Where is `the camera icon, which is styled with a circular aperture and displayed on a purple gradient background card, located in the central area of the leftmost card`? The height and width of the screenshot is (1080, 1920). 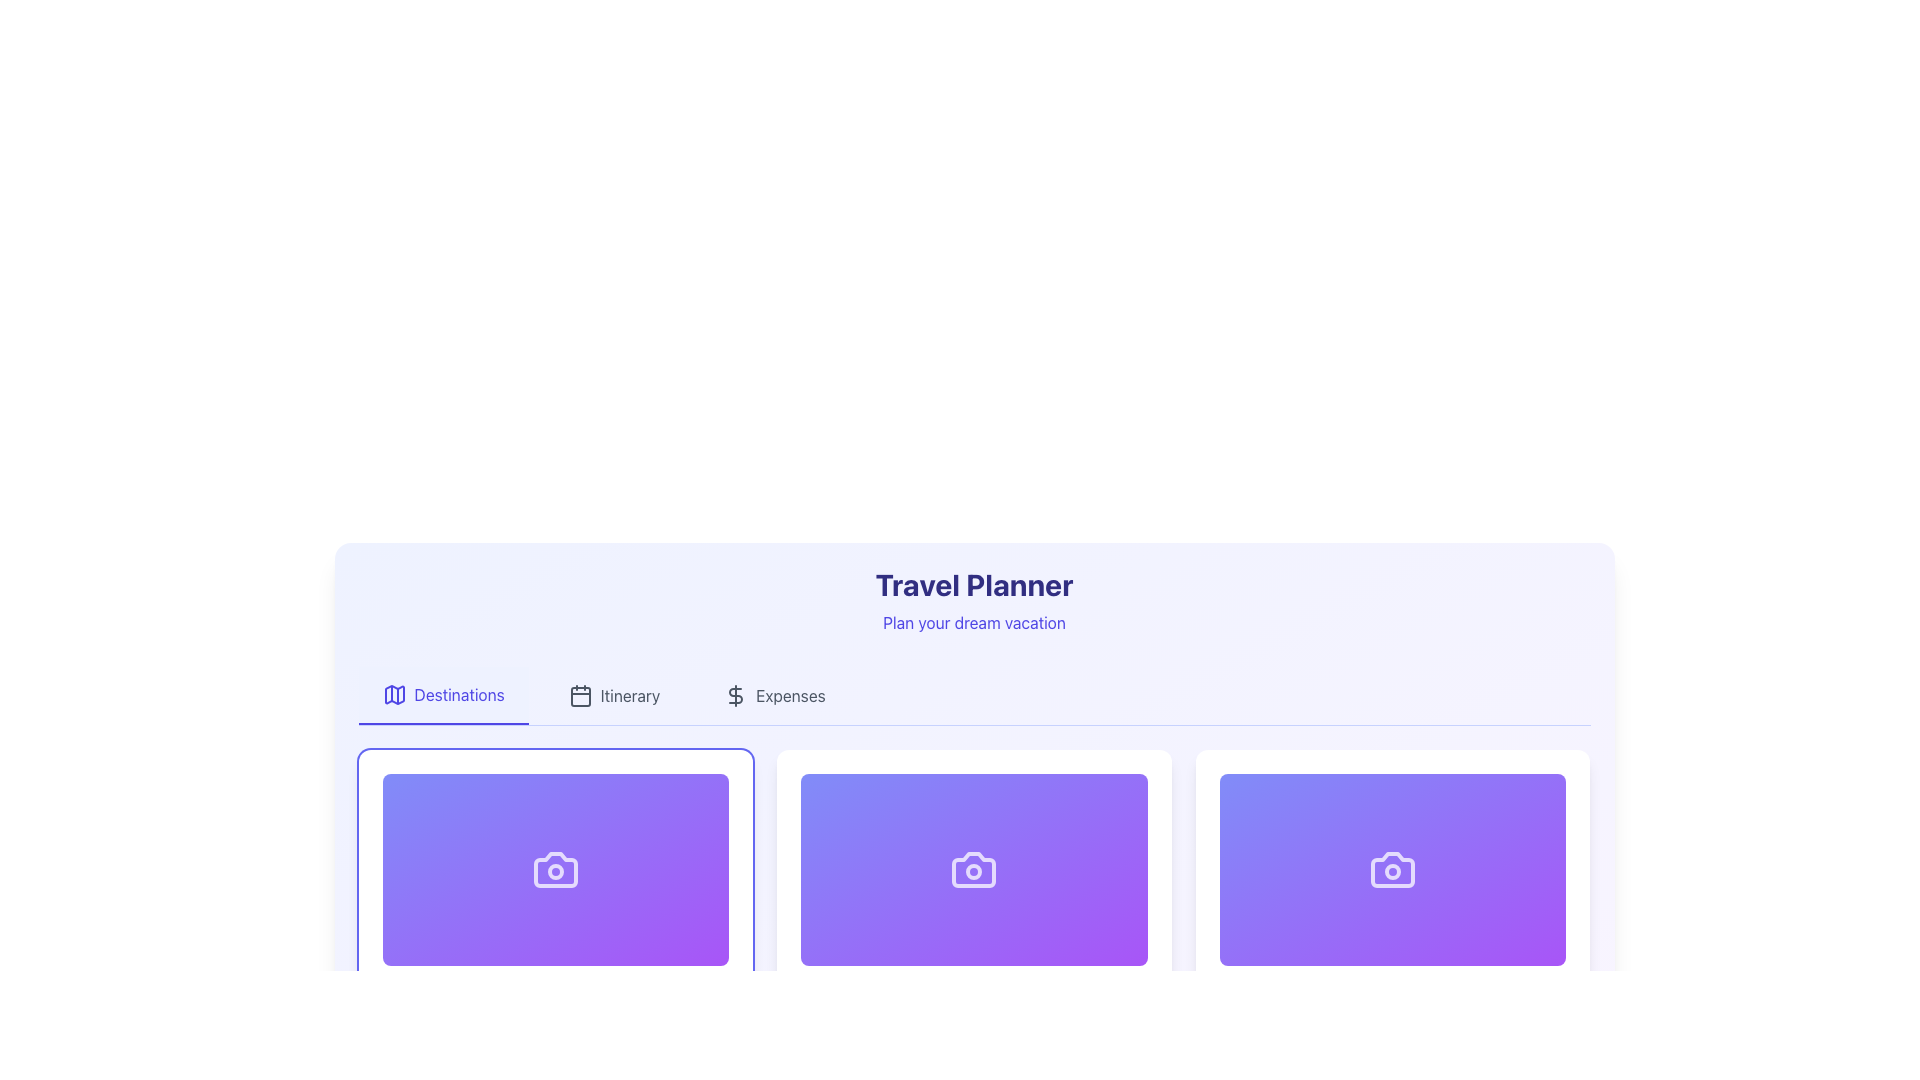
the camera icon, which is styled with a circular aperture and displayed on a purple gradient background card, located in the central area of the leftmost card is located at coordinates (555, 869).